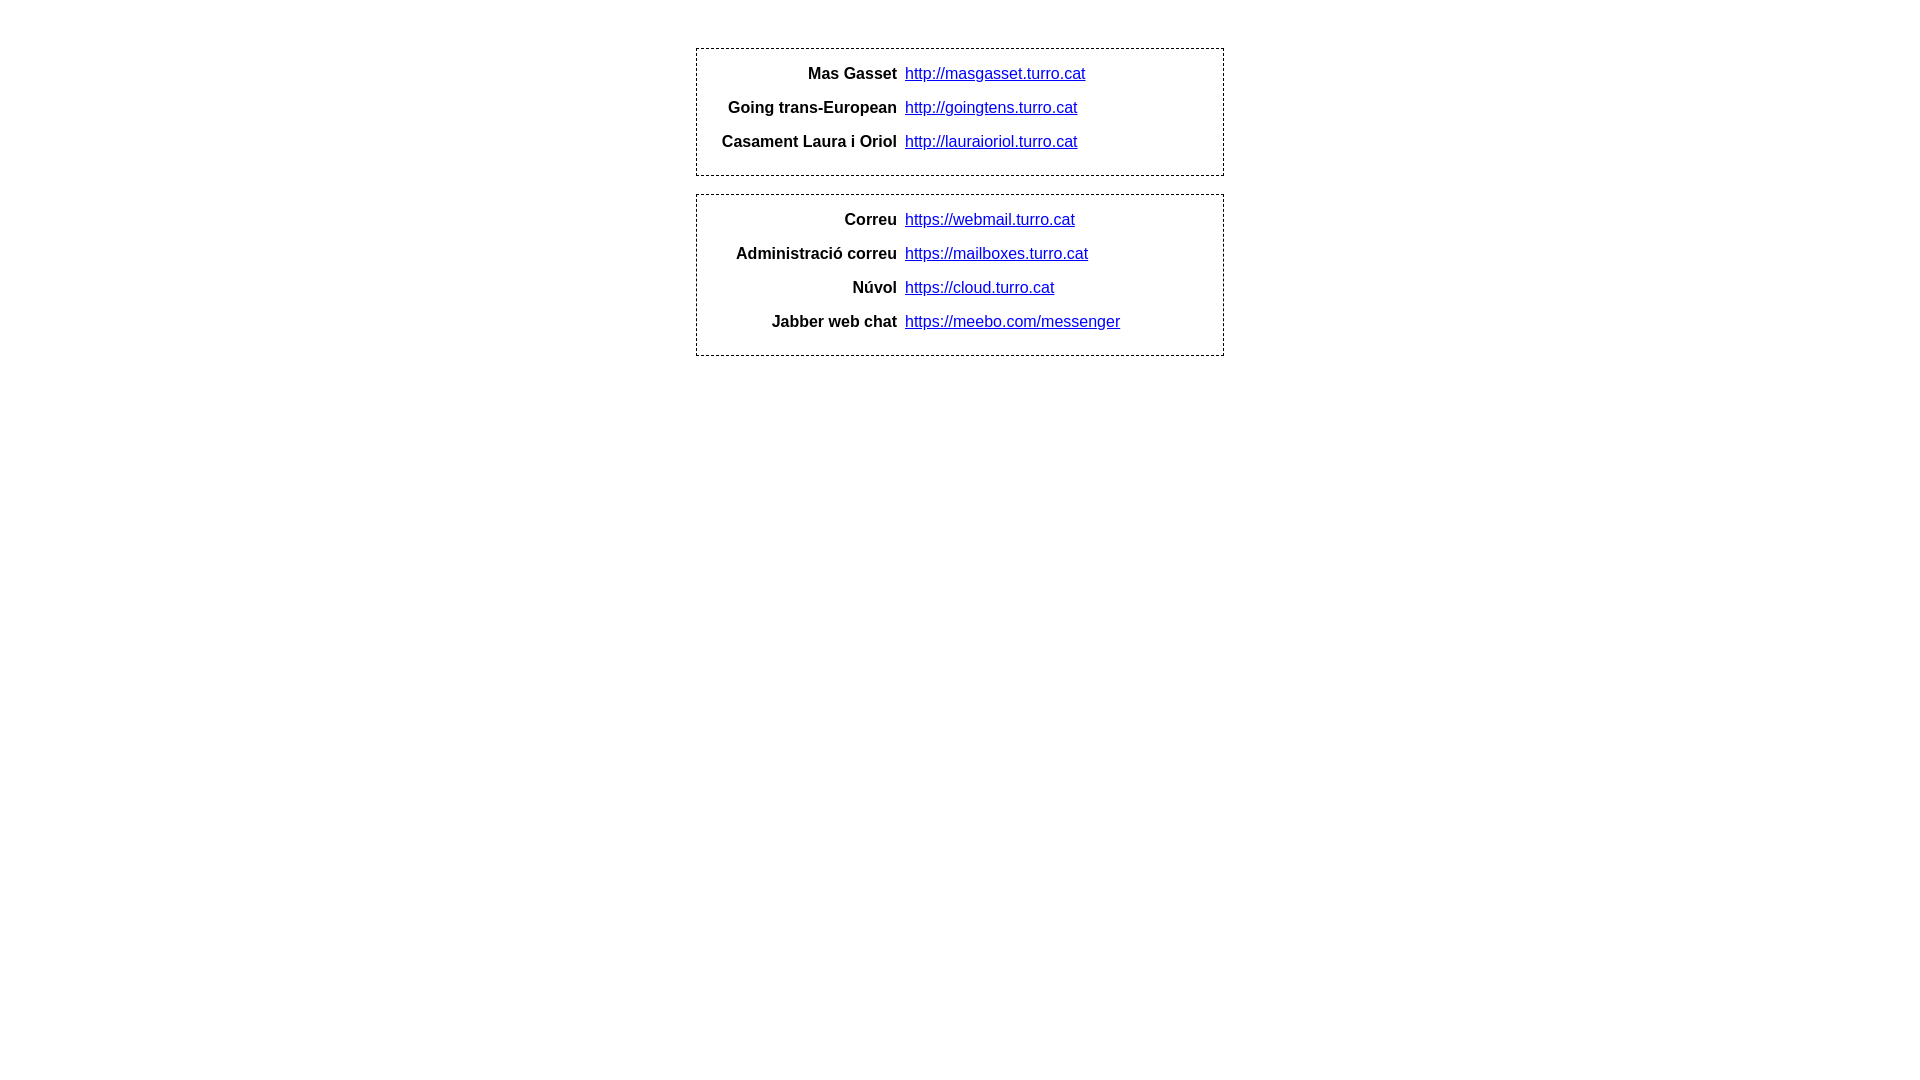  I want to click on 'http://masgasset.turro.cat', so click(995, 72).